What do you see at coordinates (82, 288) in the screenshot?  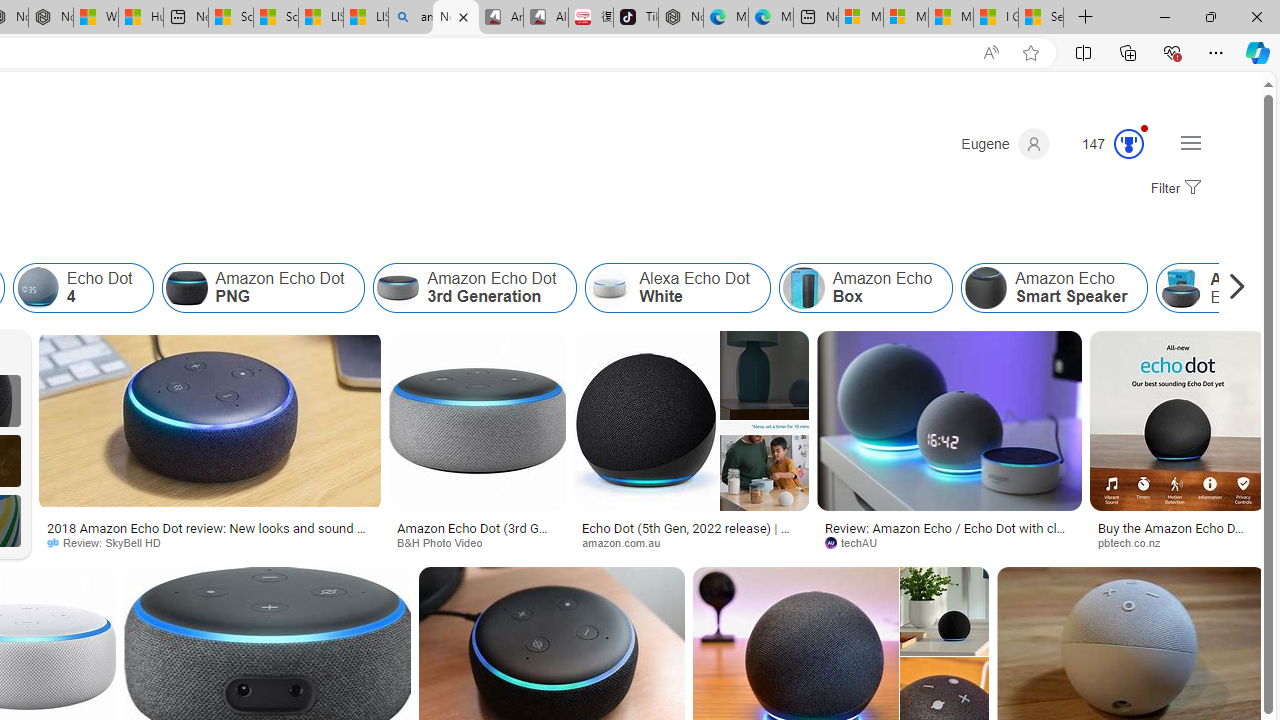 I see `'Echo Dot 4'` at bounding box center [82, 288].